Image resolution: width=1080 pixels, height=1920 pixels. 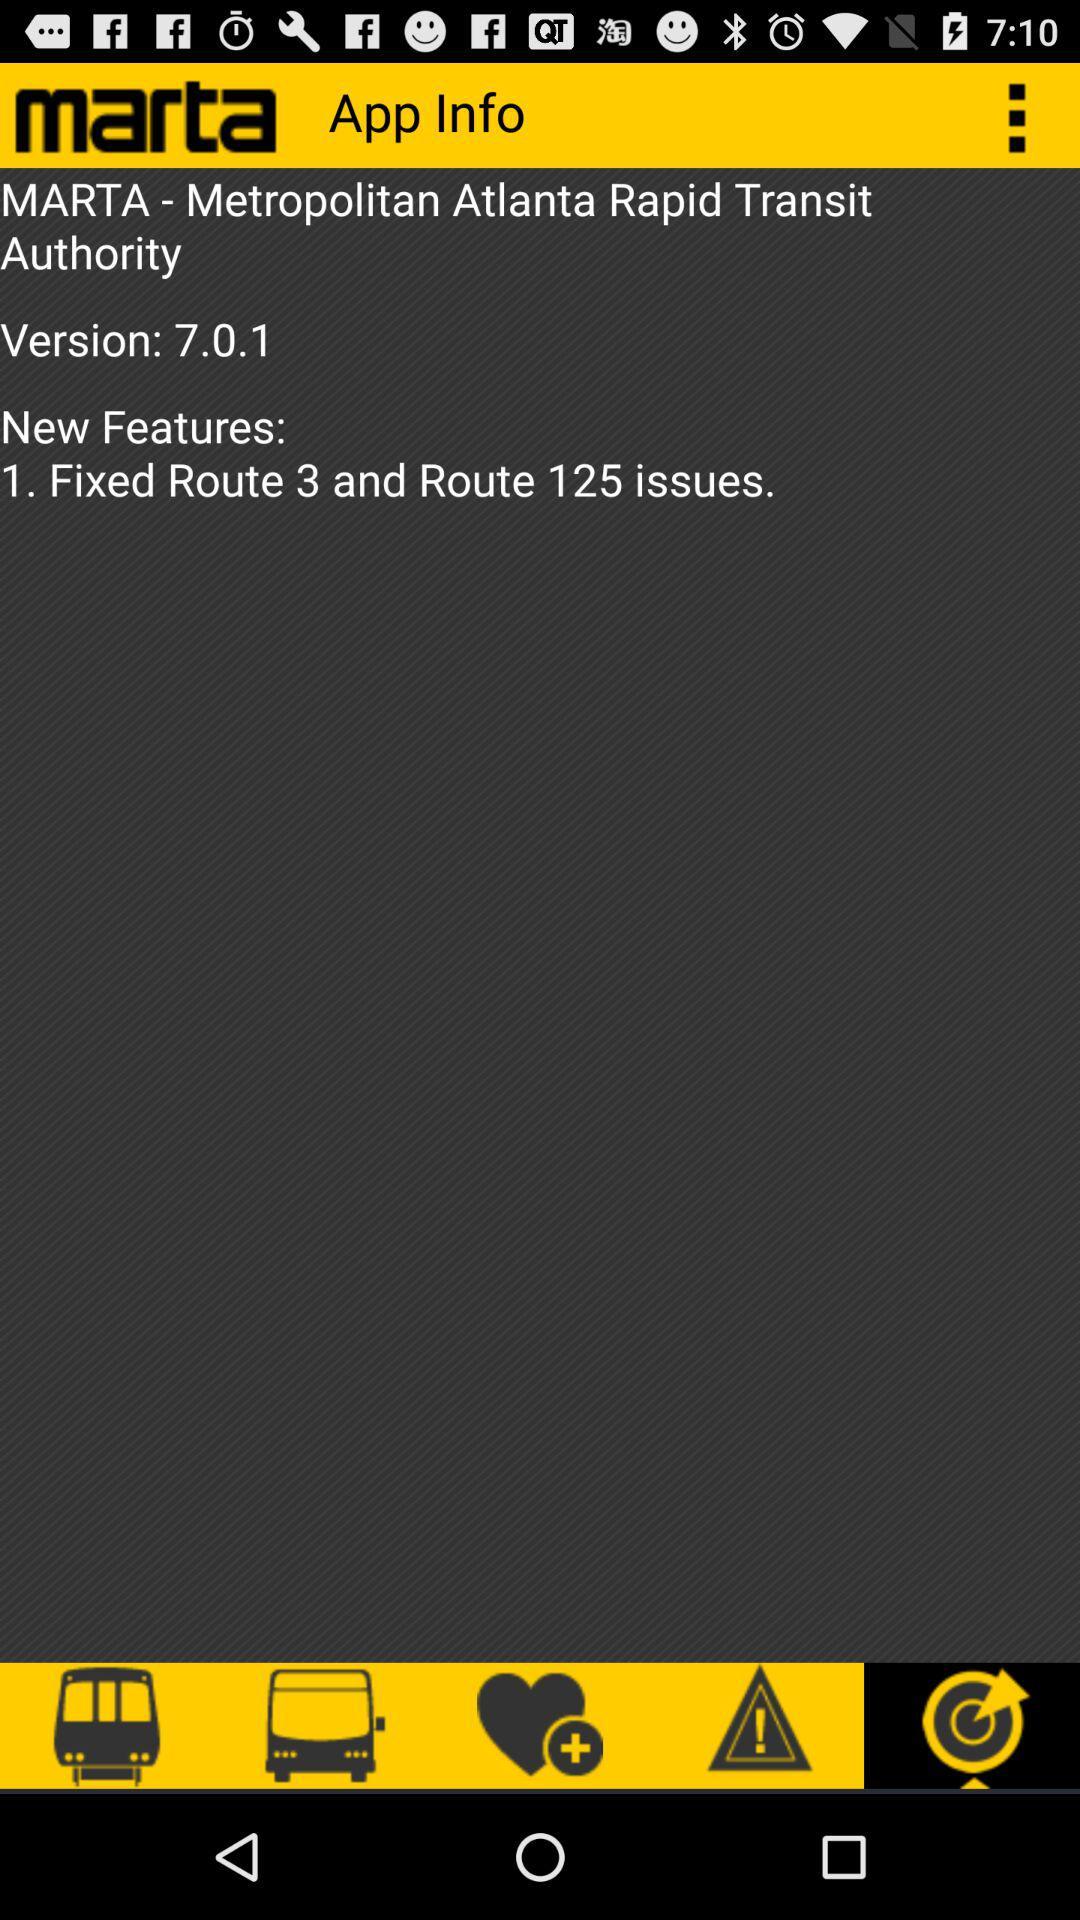 I want to click on the more icon, so click(x=1027, y=122).